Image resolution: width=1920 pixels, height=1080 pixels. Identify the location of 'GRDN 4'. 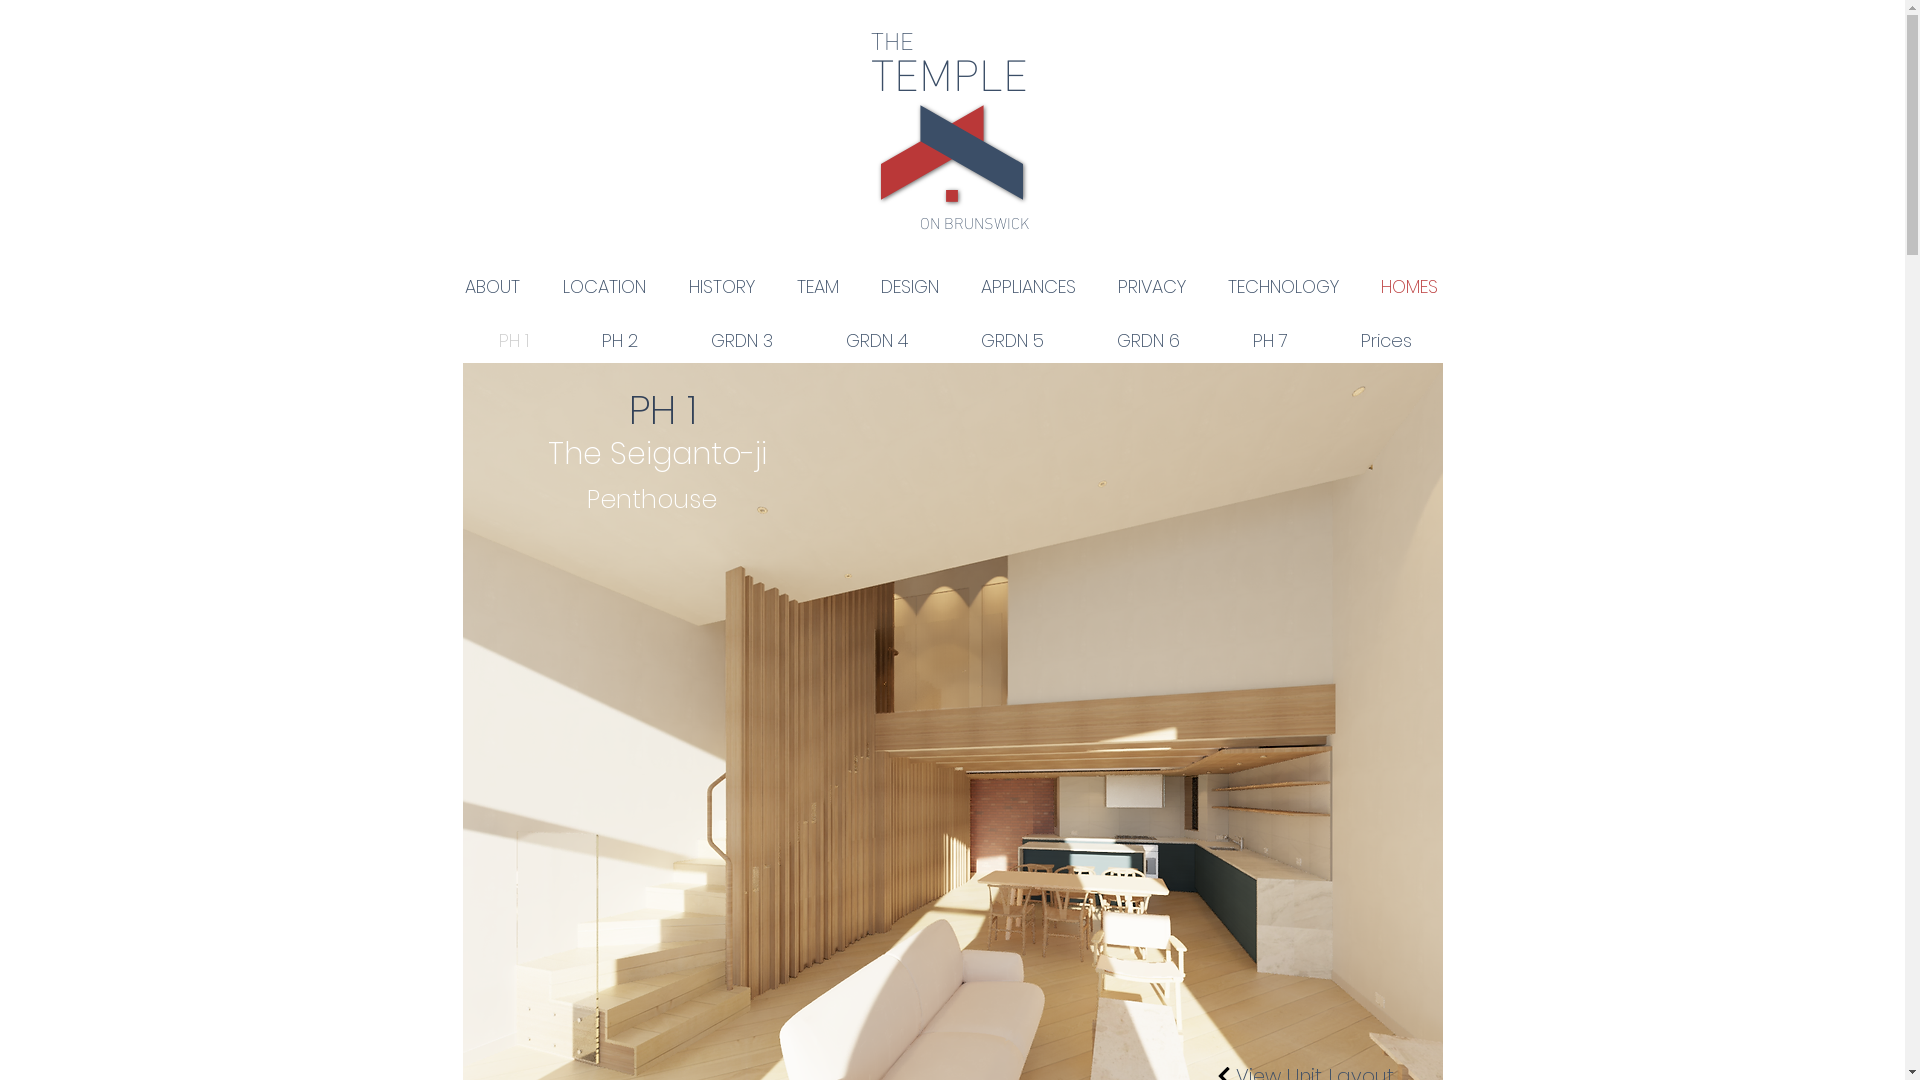
(877, 339).